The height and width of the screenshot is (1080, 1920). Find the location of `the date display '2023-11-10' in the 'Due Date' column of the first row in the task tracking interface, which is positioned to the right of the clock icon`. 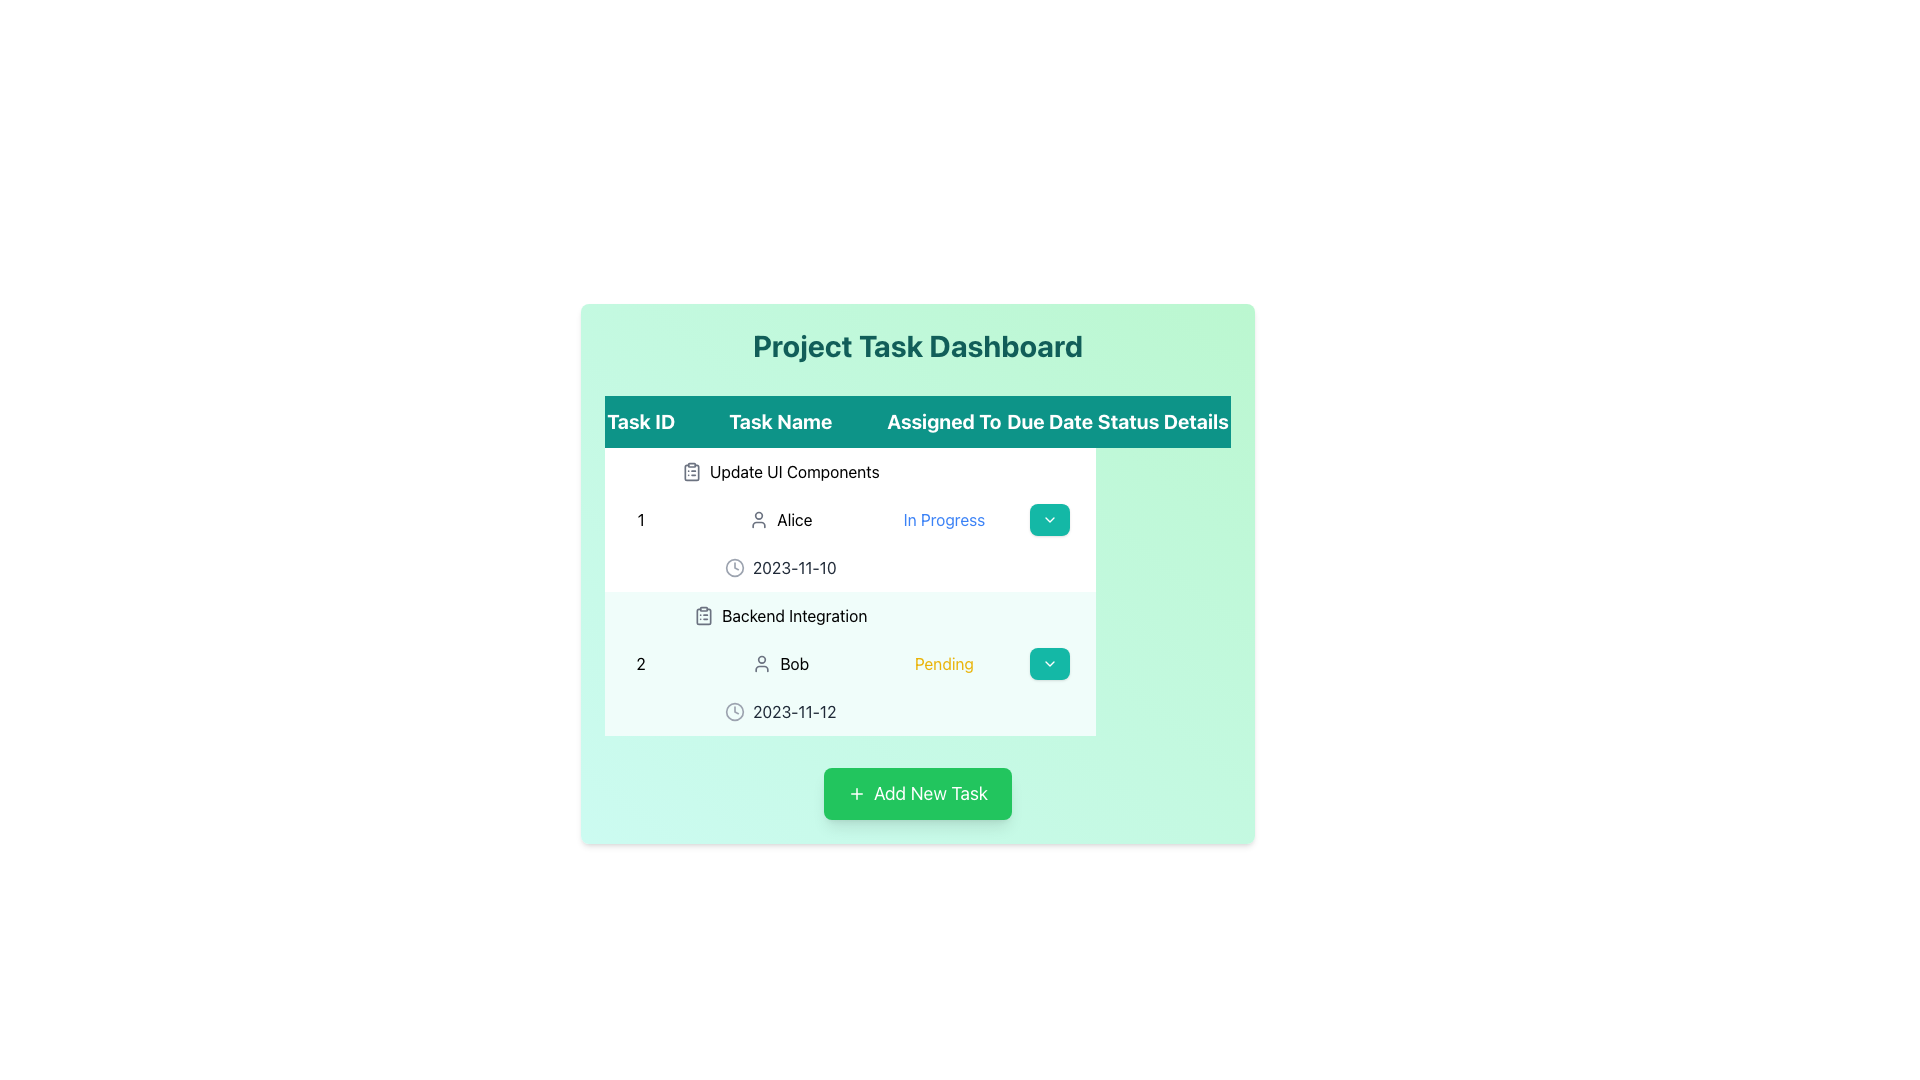

the date display '2023-11-10' in the 'Due Date' column of the first row in the task tracking interface, which is positioned to the right of the clock icon is located at coordinates (793, 567).